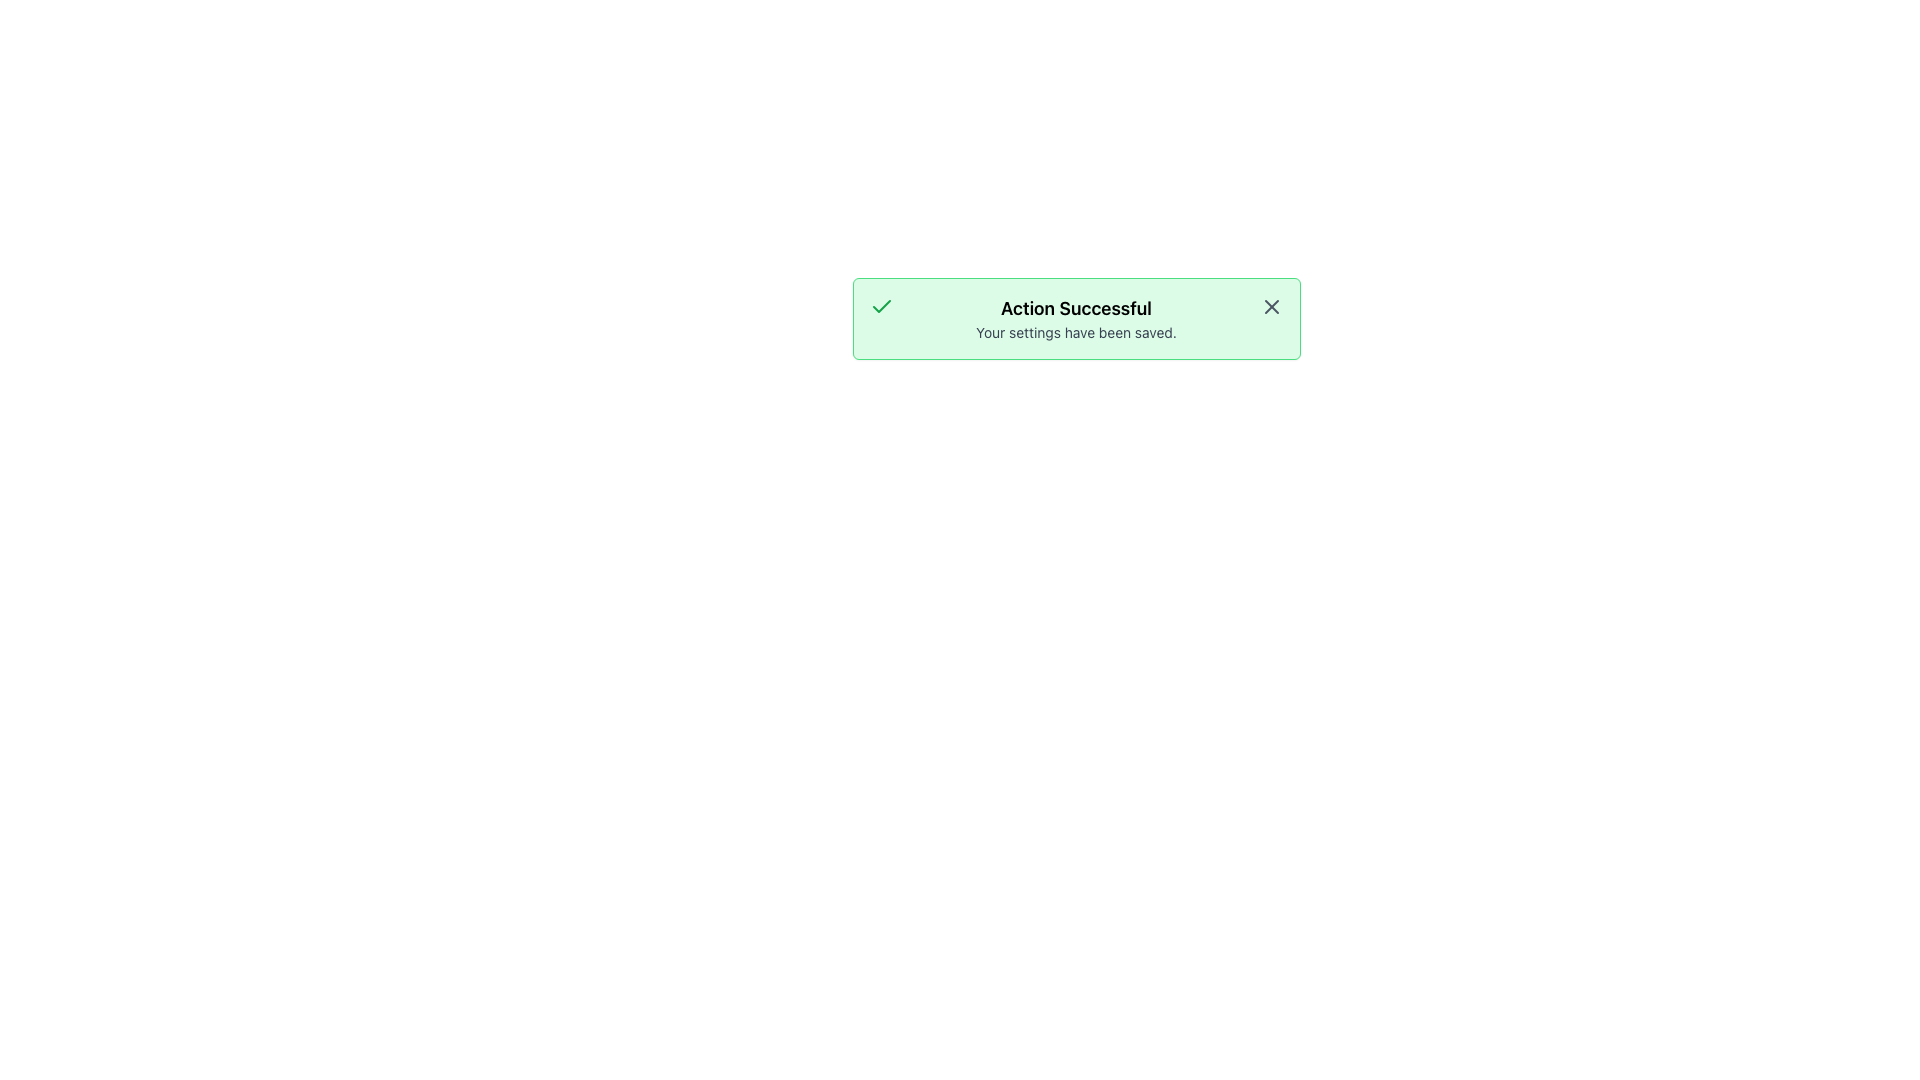  I want to click on the 'X' button located at the top-right corner of the light green notification box, so click(1270, 307).